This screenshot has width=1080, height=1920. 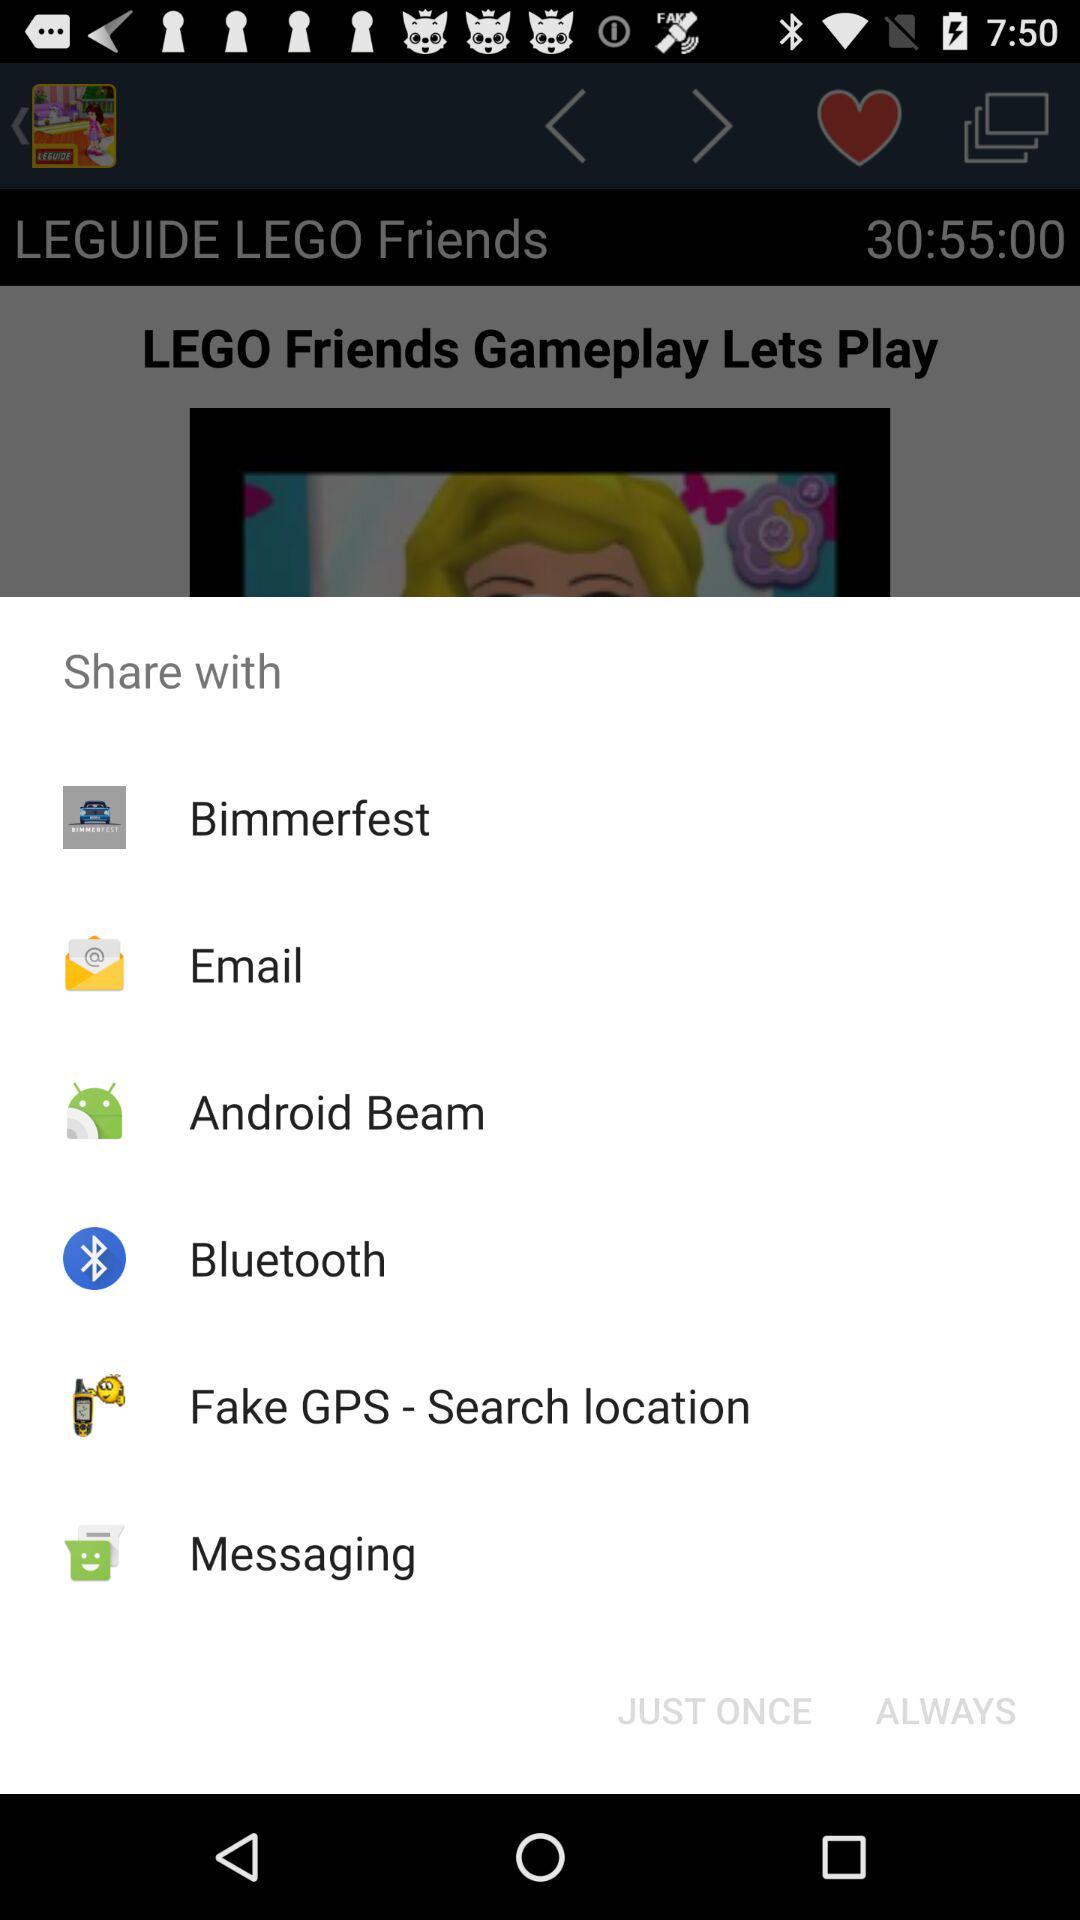 What do you see at coordinates (336, 1110) in the screenshot?
I see `the app above the bluetooth` at bounding box center [336, 1110].